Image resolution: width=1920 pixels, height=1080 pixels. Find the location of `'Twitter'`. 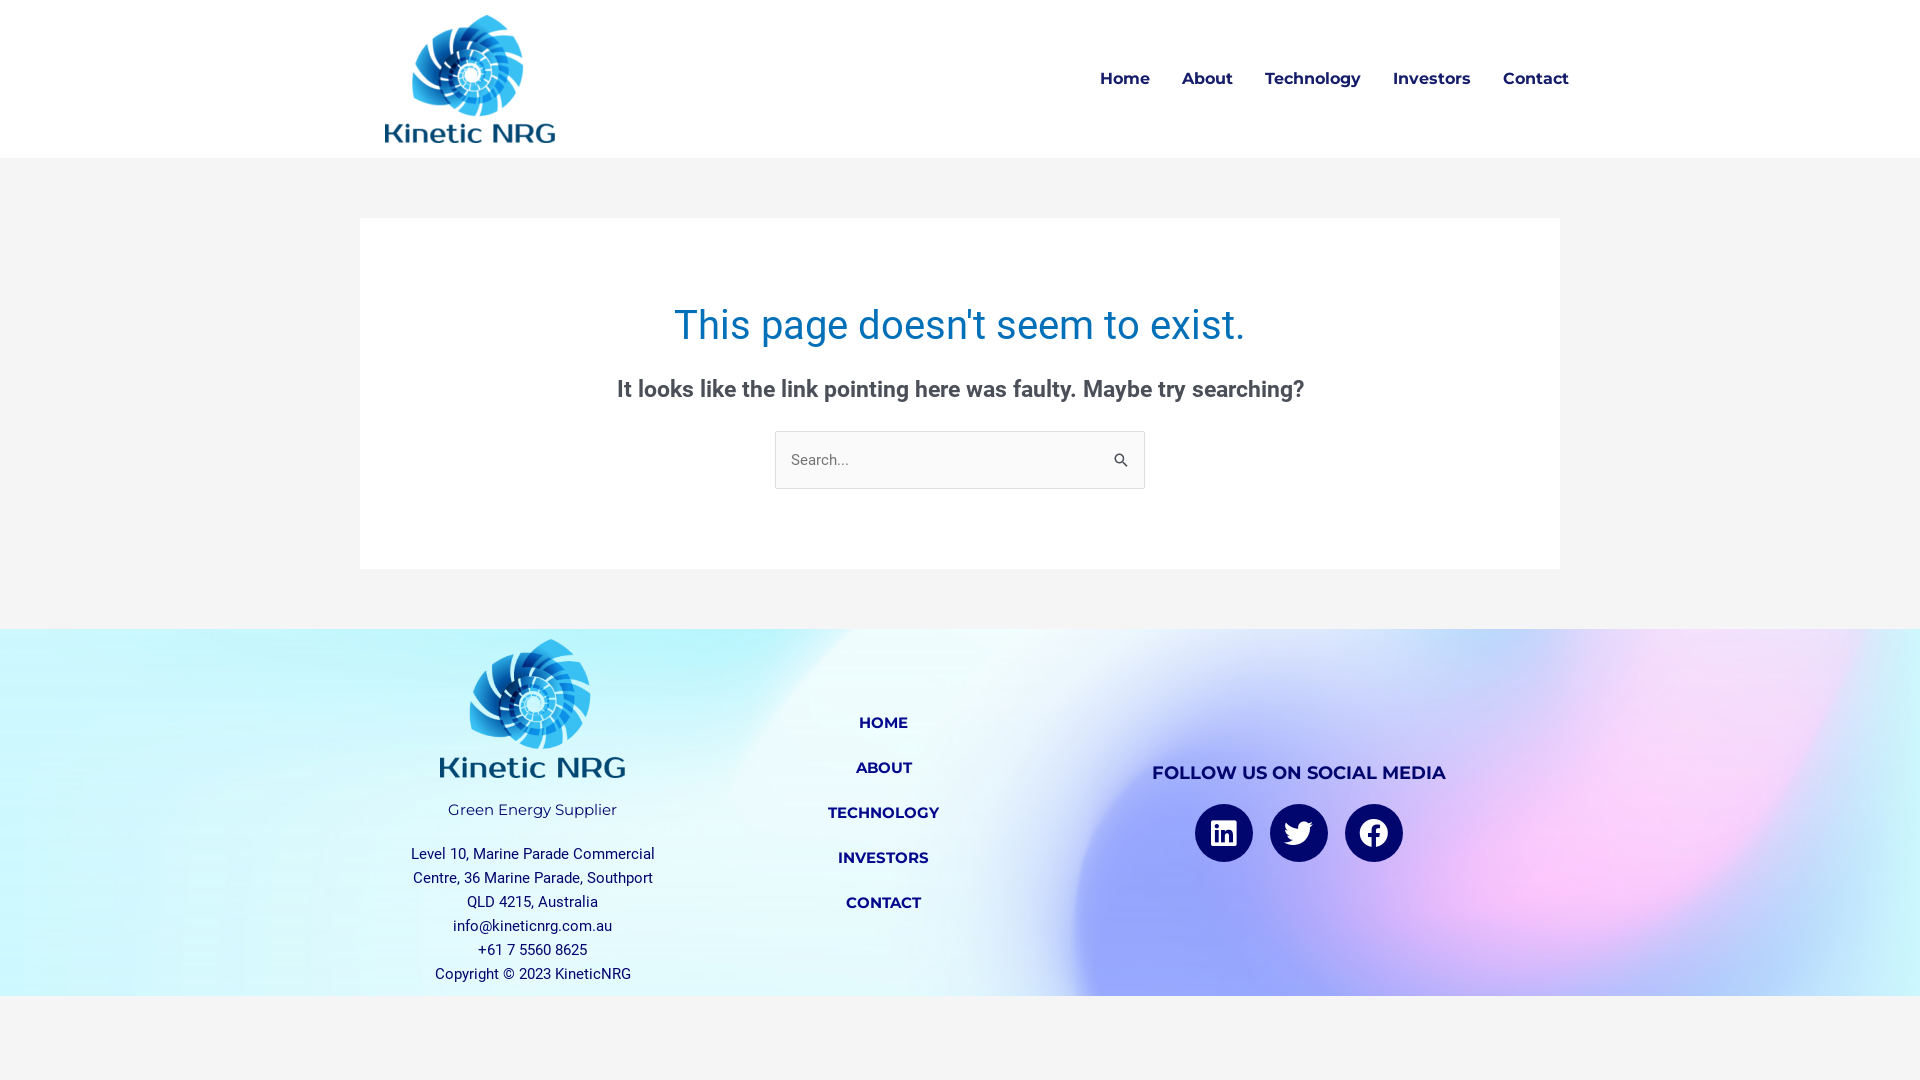

'Twitter' is located at coordinates (1269, 833).